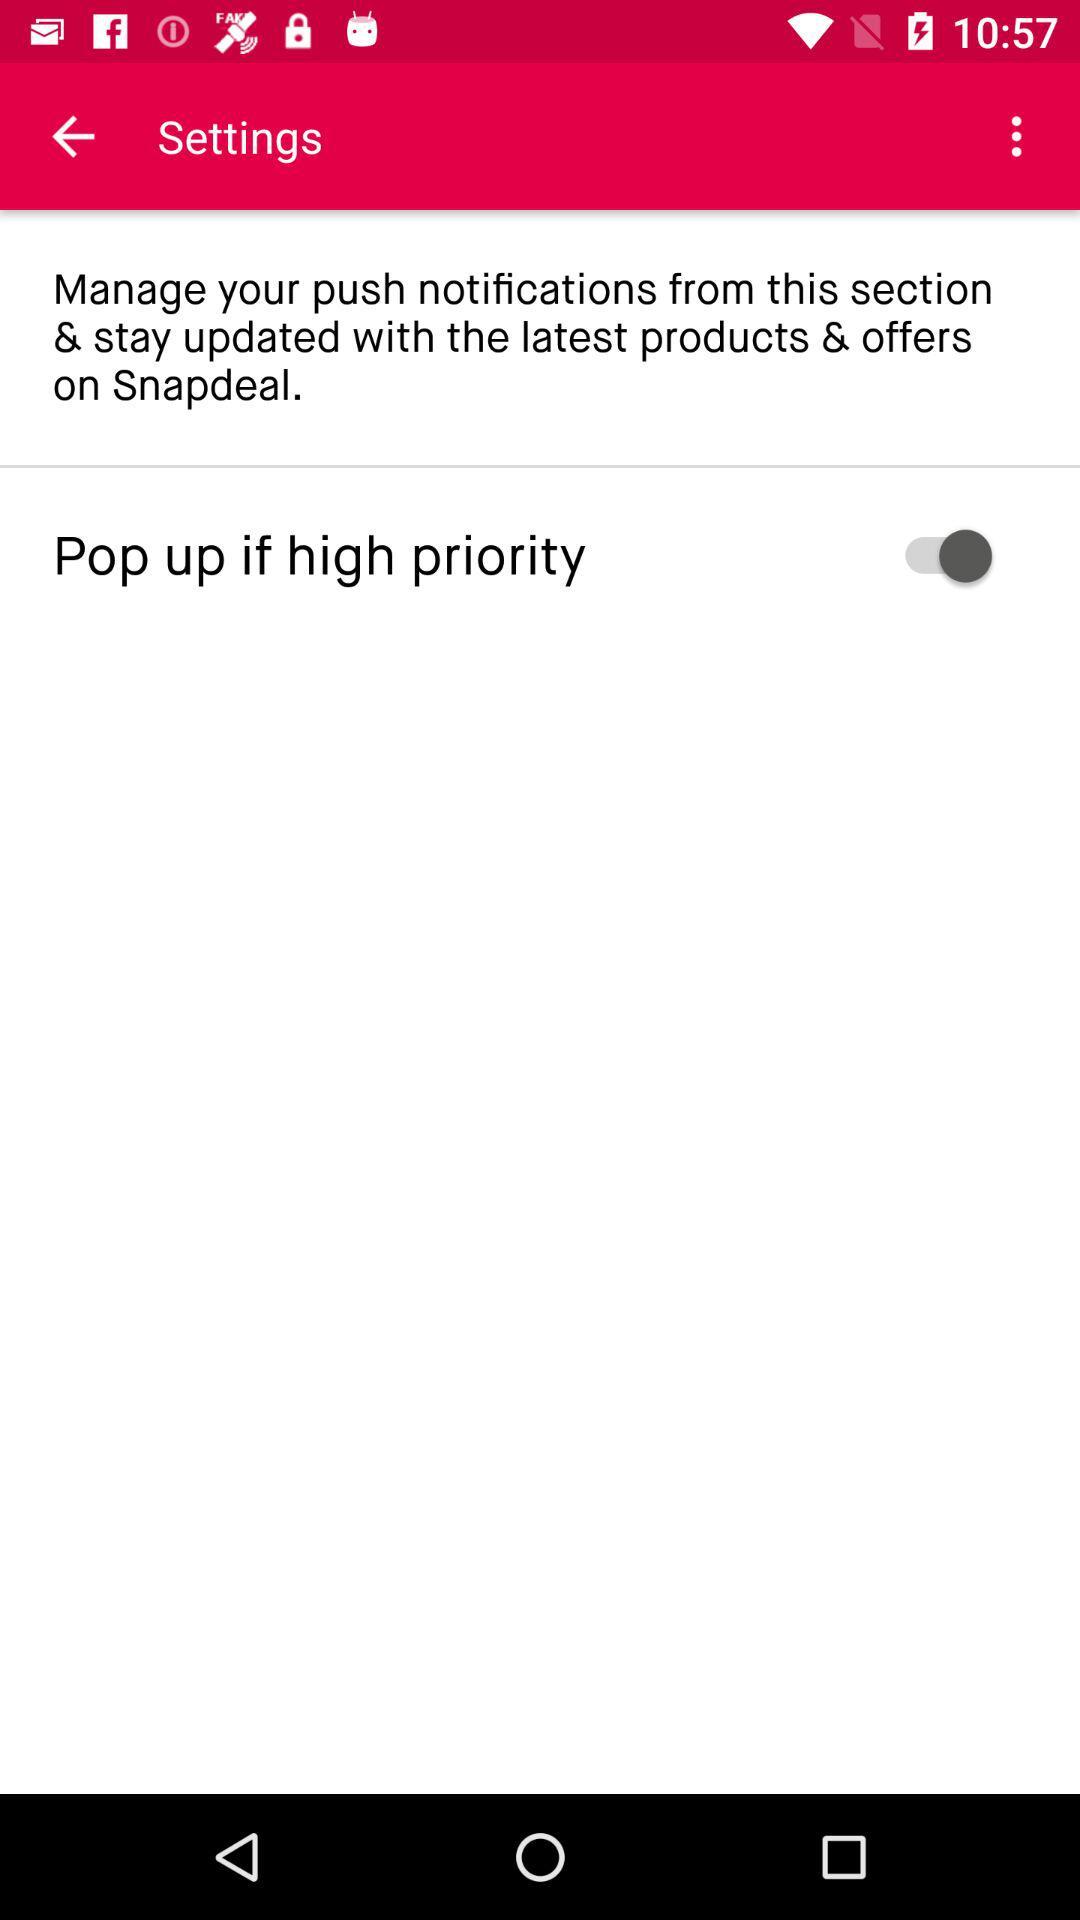  What do you see at coordinates (72, 135) in the screenshot?
I see `the app to the left of the settings app` at bounding box center [72, 135].